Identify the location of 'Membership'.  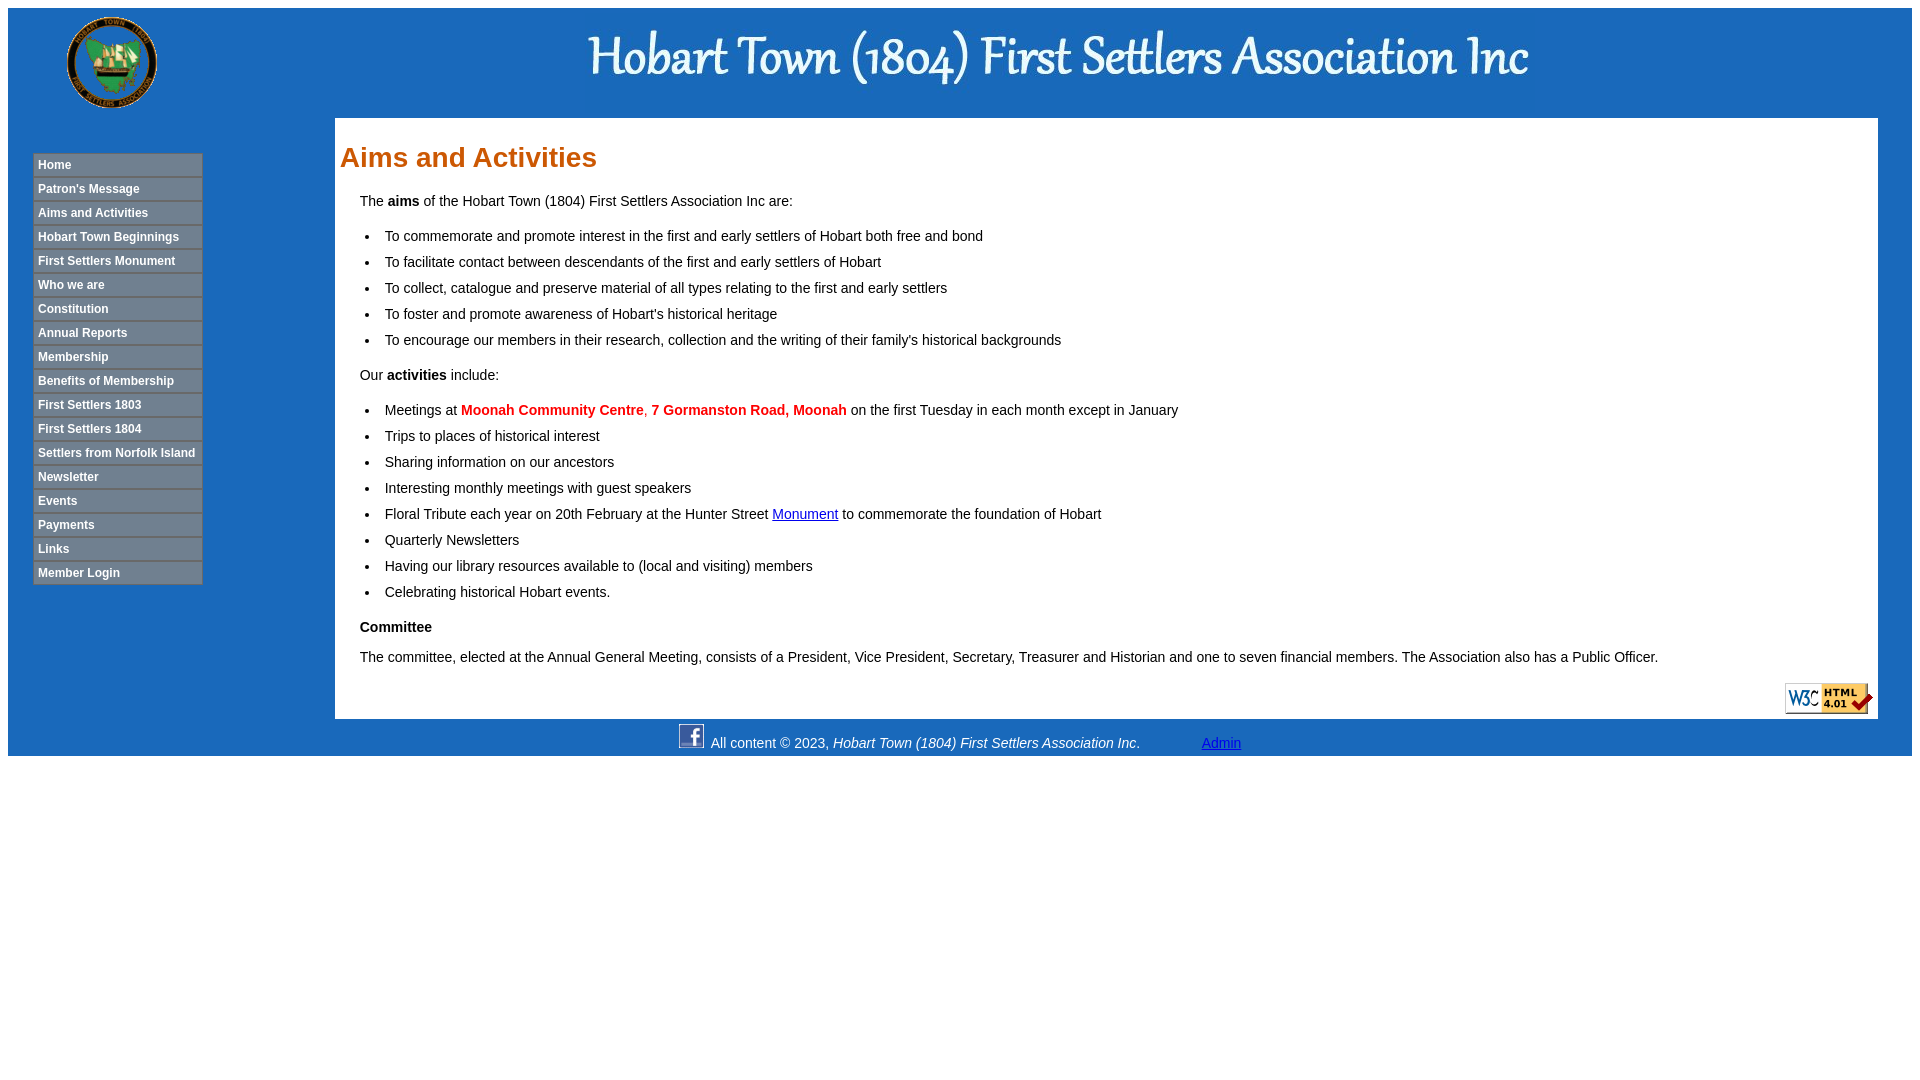
(117, 356).